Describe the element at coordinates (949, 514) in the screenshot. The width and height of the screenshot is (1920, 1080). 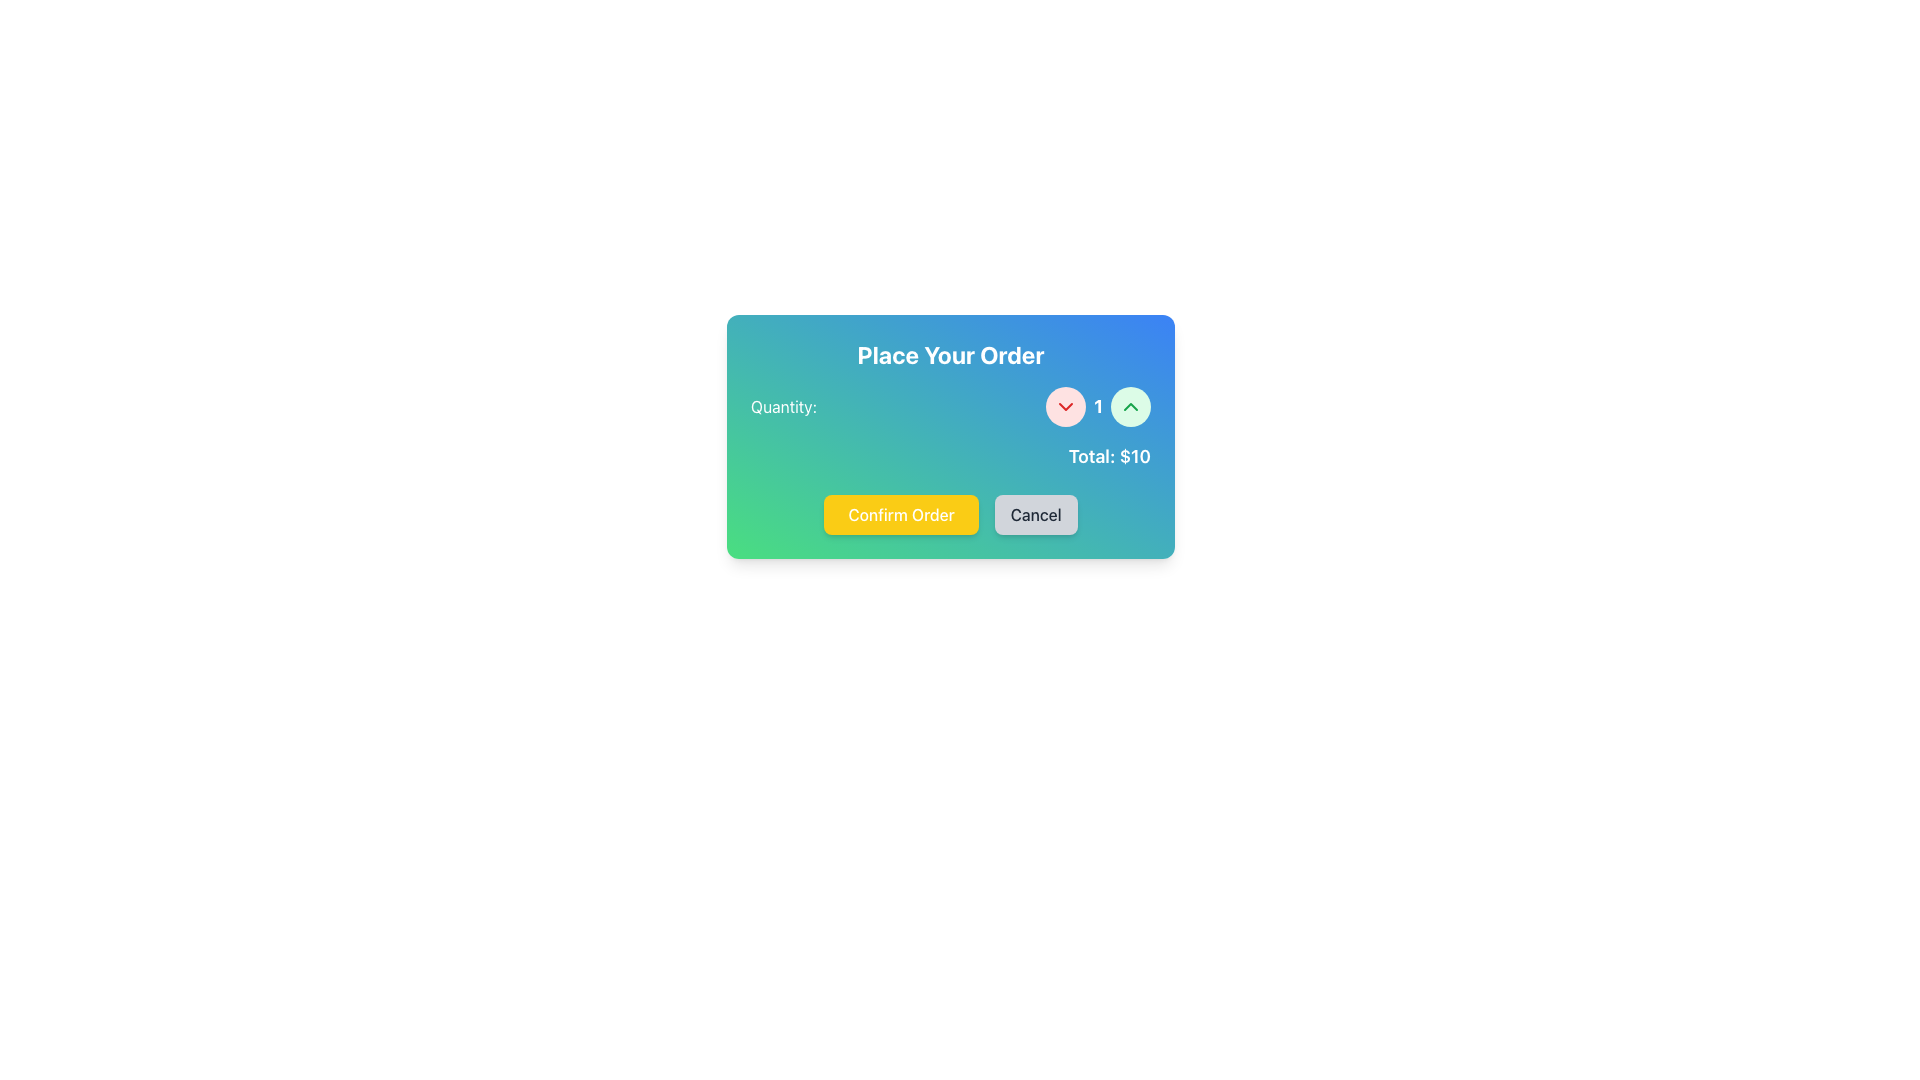
I see `the 'Confirm Order' button located in the modal dialog box at the bottom center of the interface to finalize and confirm the order process` at that location.